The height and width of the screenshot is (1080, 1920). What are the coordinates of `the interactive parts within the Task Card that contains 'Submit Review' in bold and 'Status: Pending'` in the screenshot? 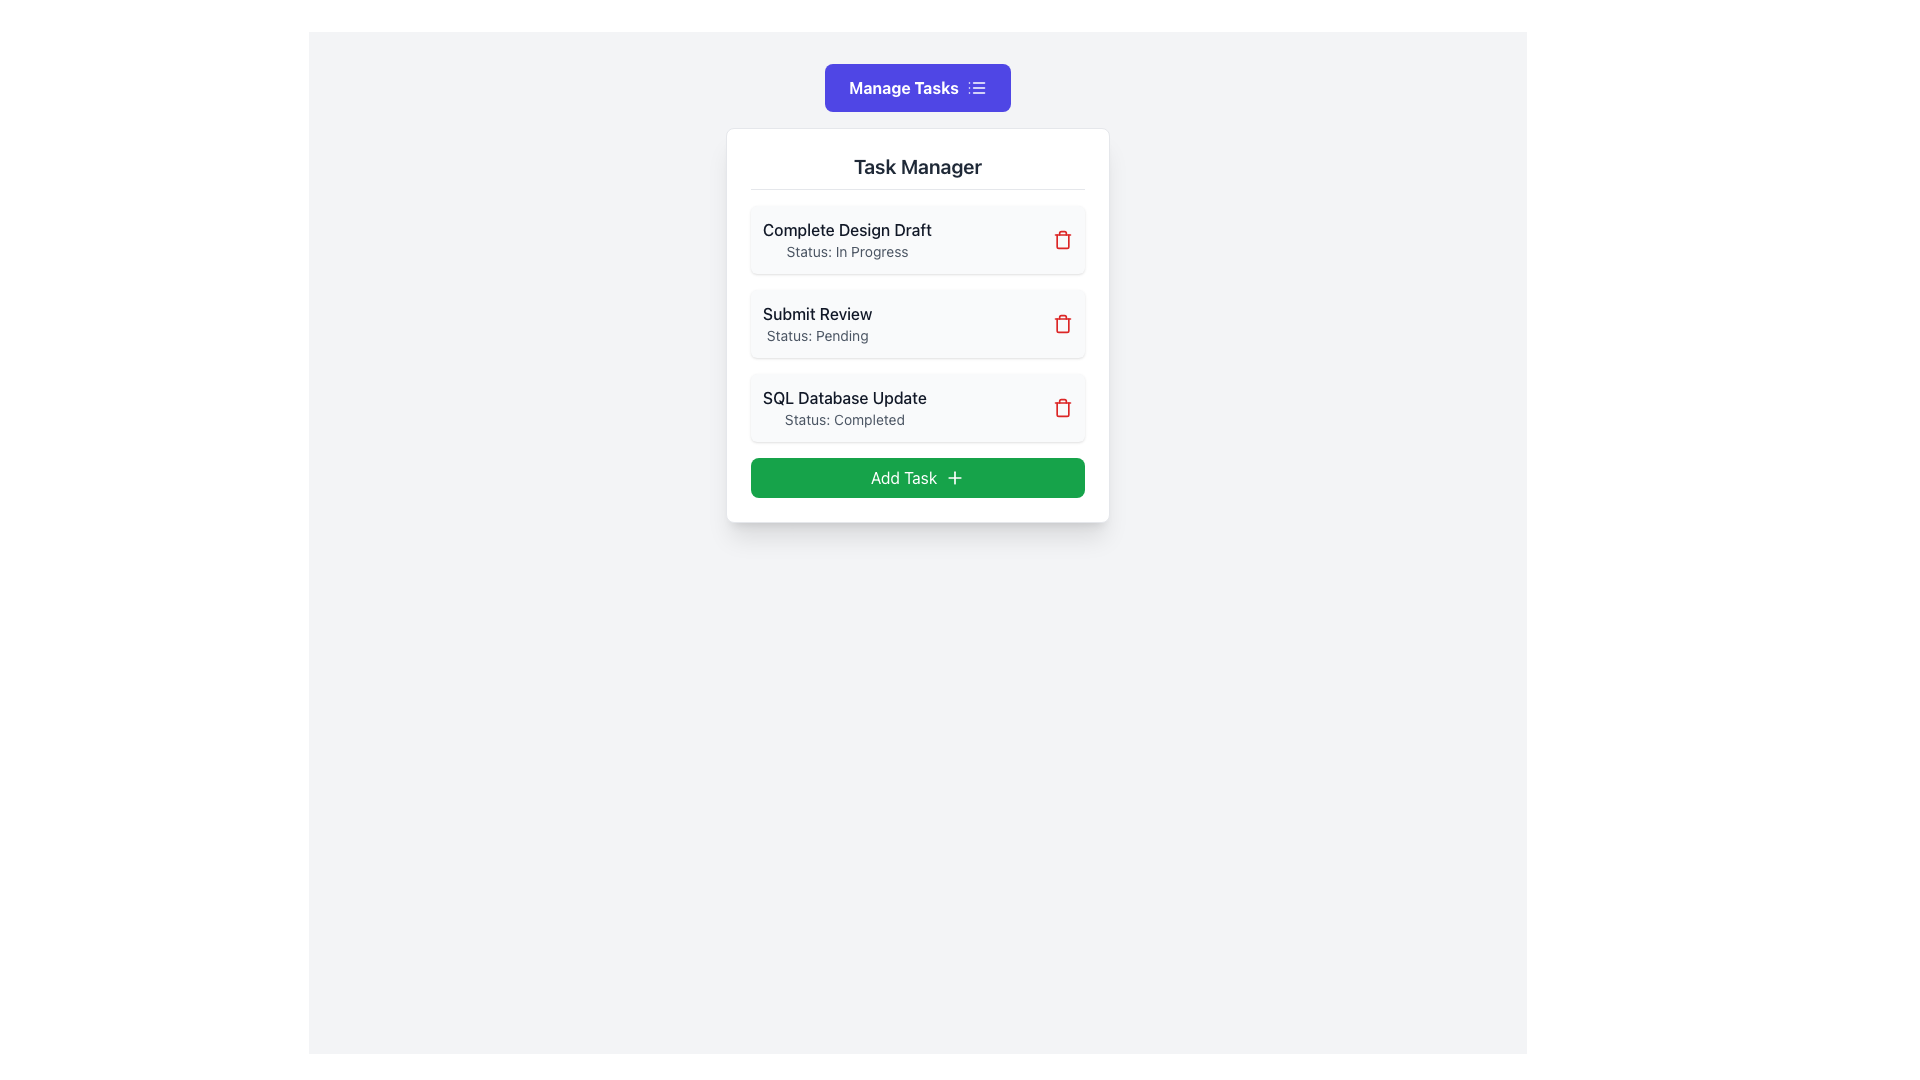 It's located at (916, 323).